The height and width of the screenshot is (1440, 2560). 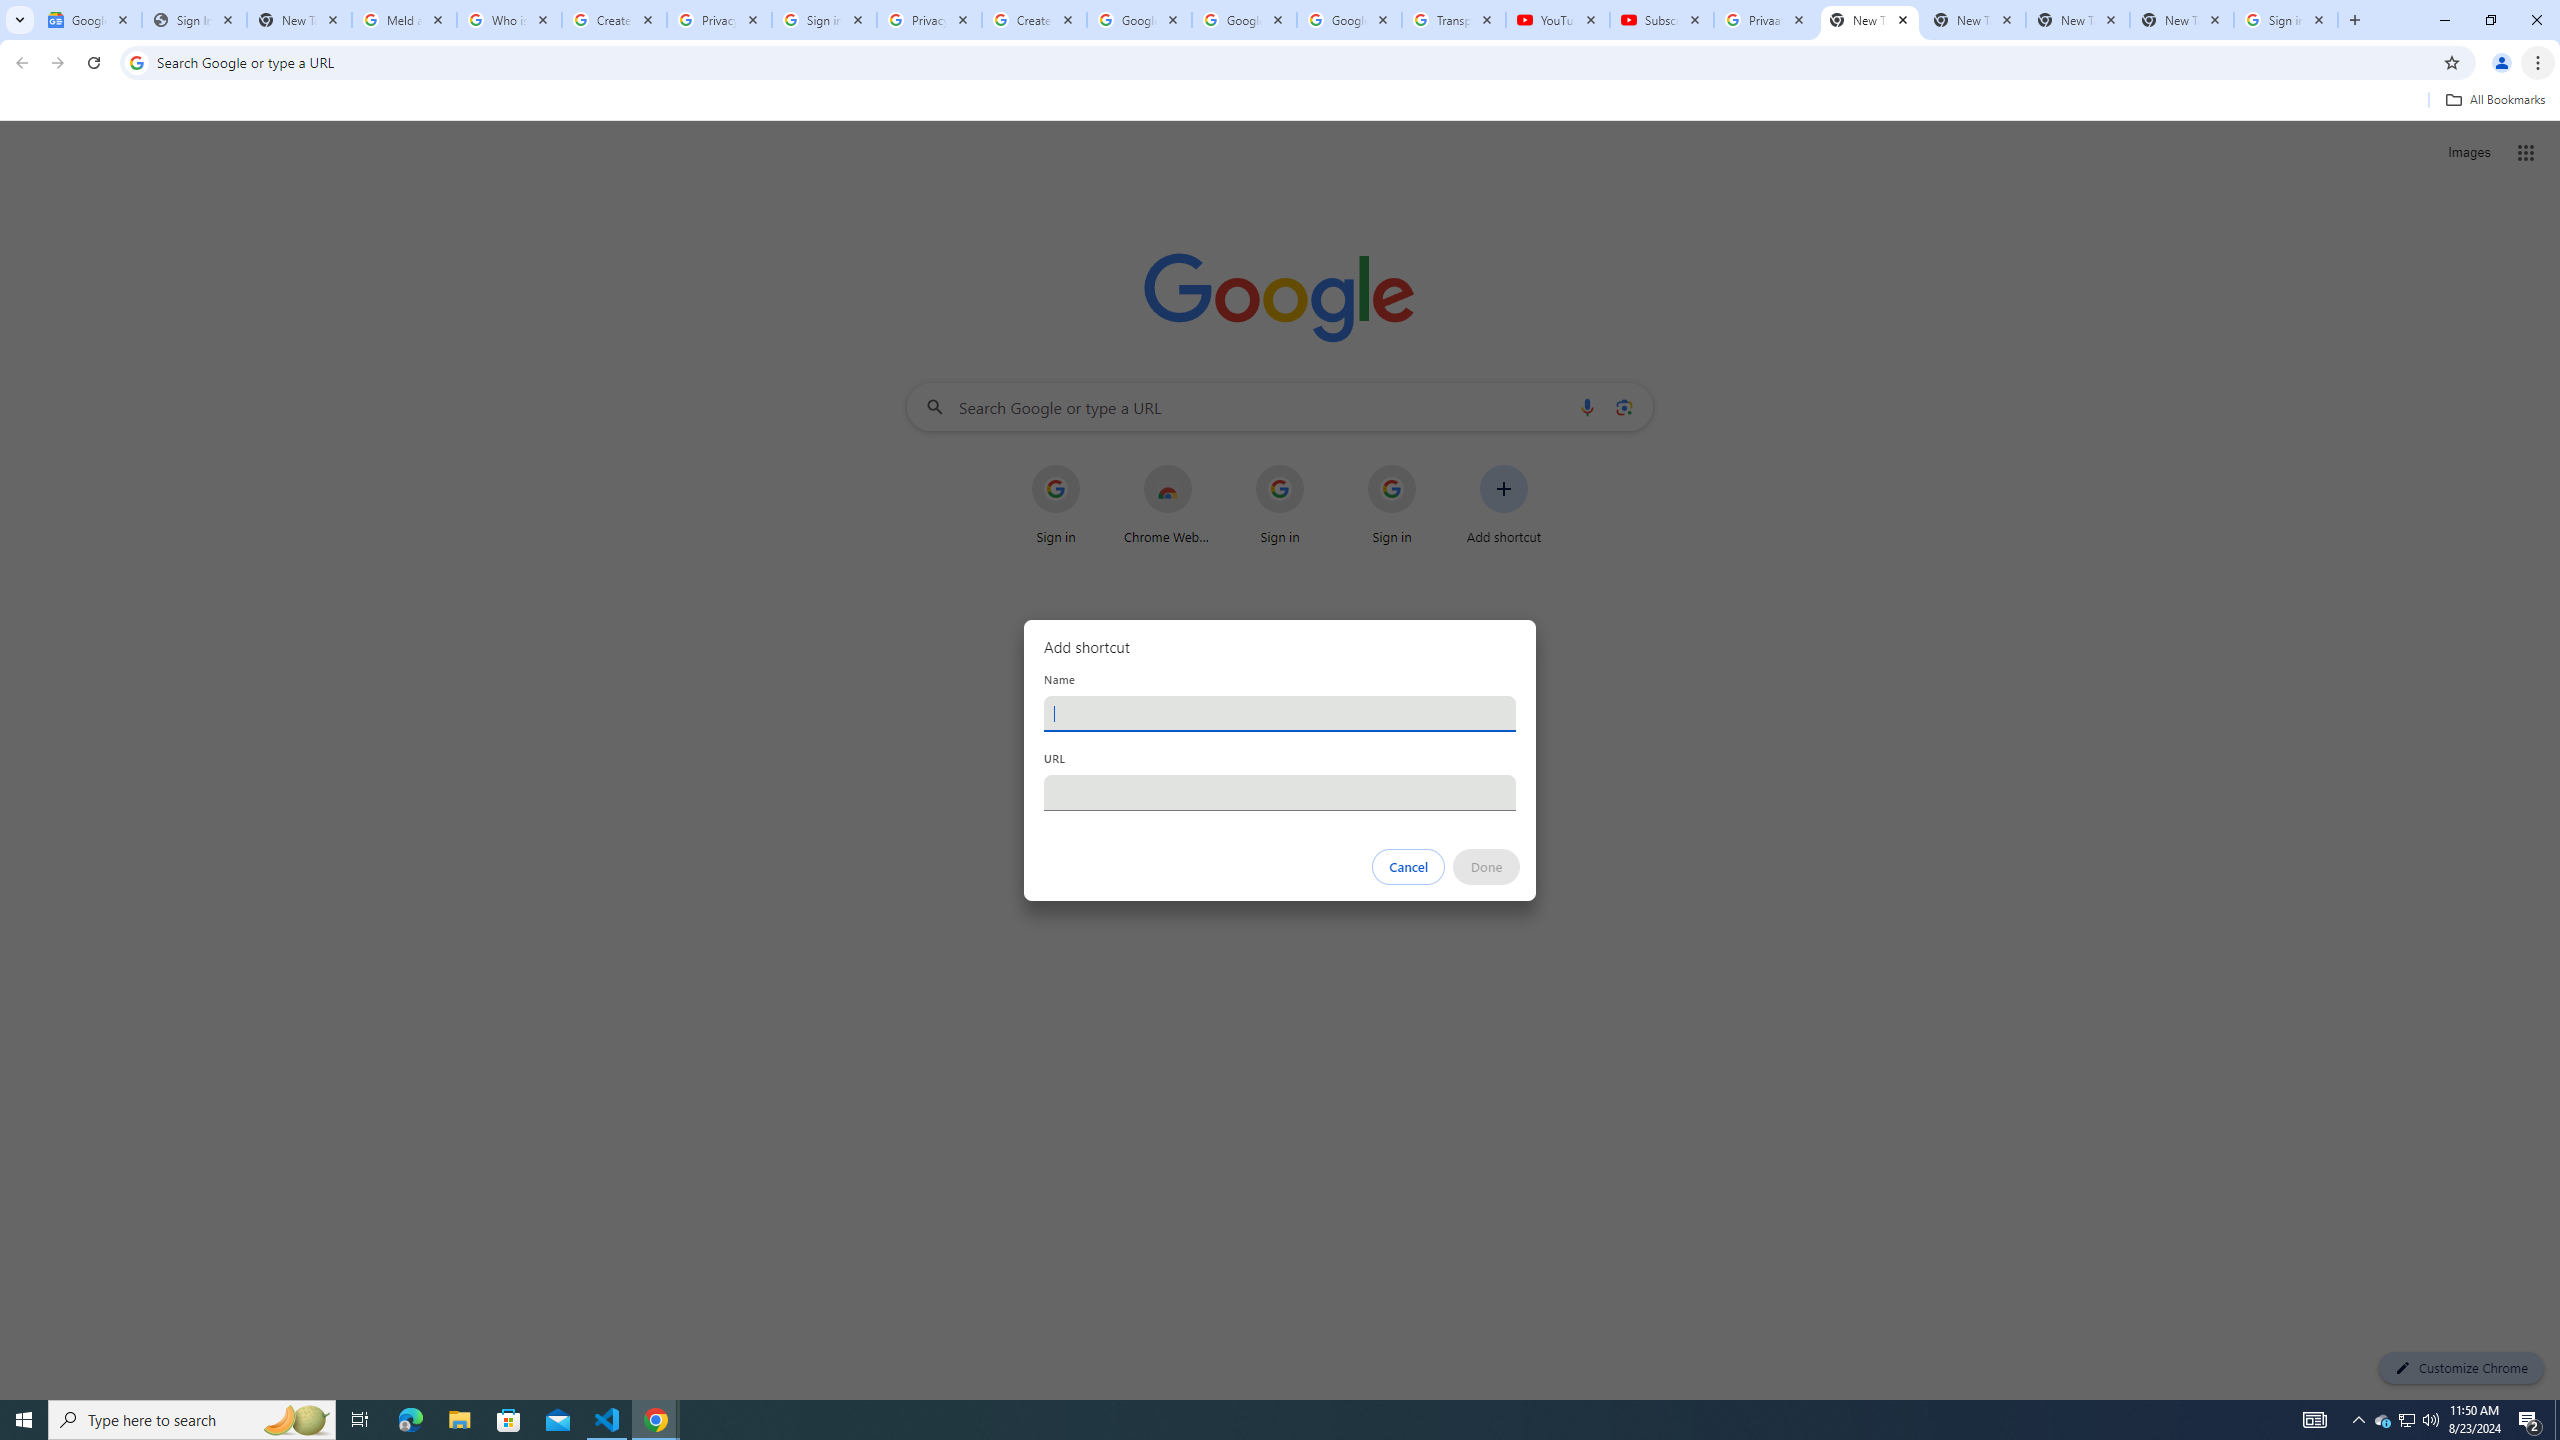 What do you see at coordinates (1557, 19) in the screenshot?
I see `'YouTube'` at bounding box center [1557, 19].